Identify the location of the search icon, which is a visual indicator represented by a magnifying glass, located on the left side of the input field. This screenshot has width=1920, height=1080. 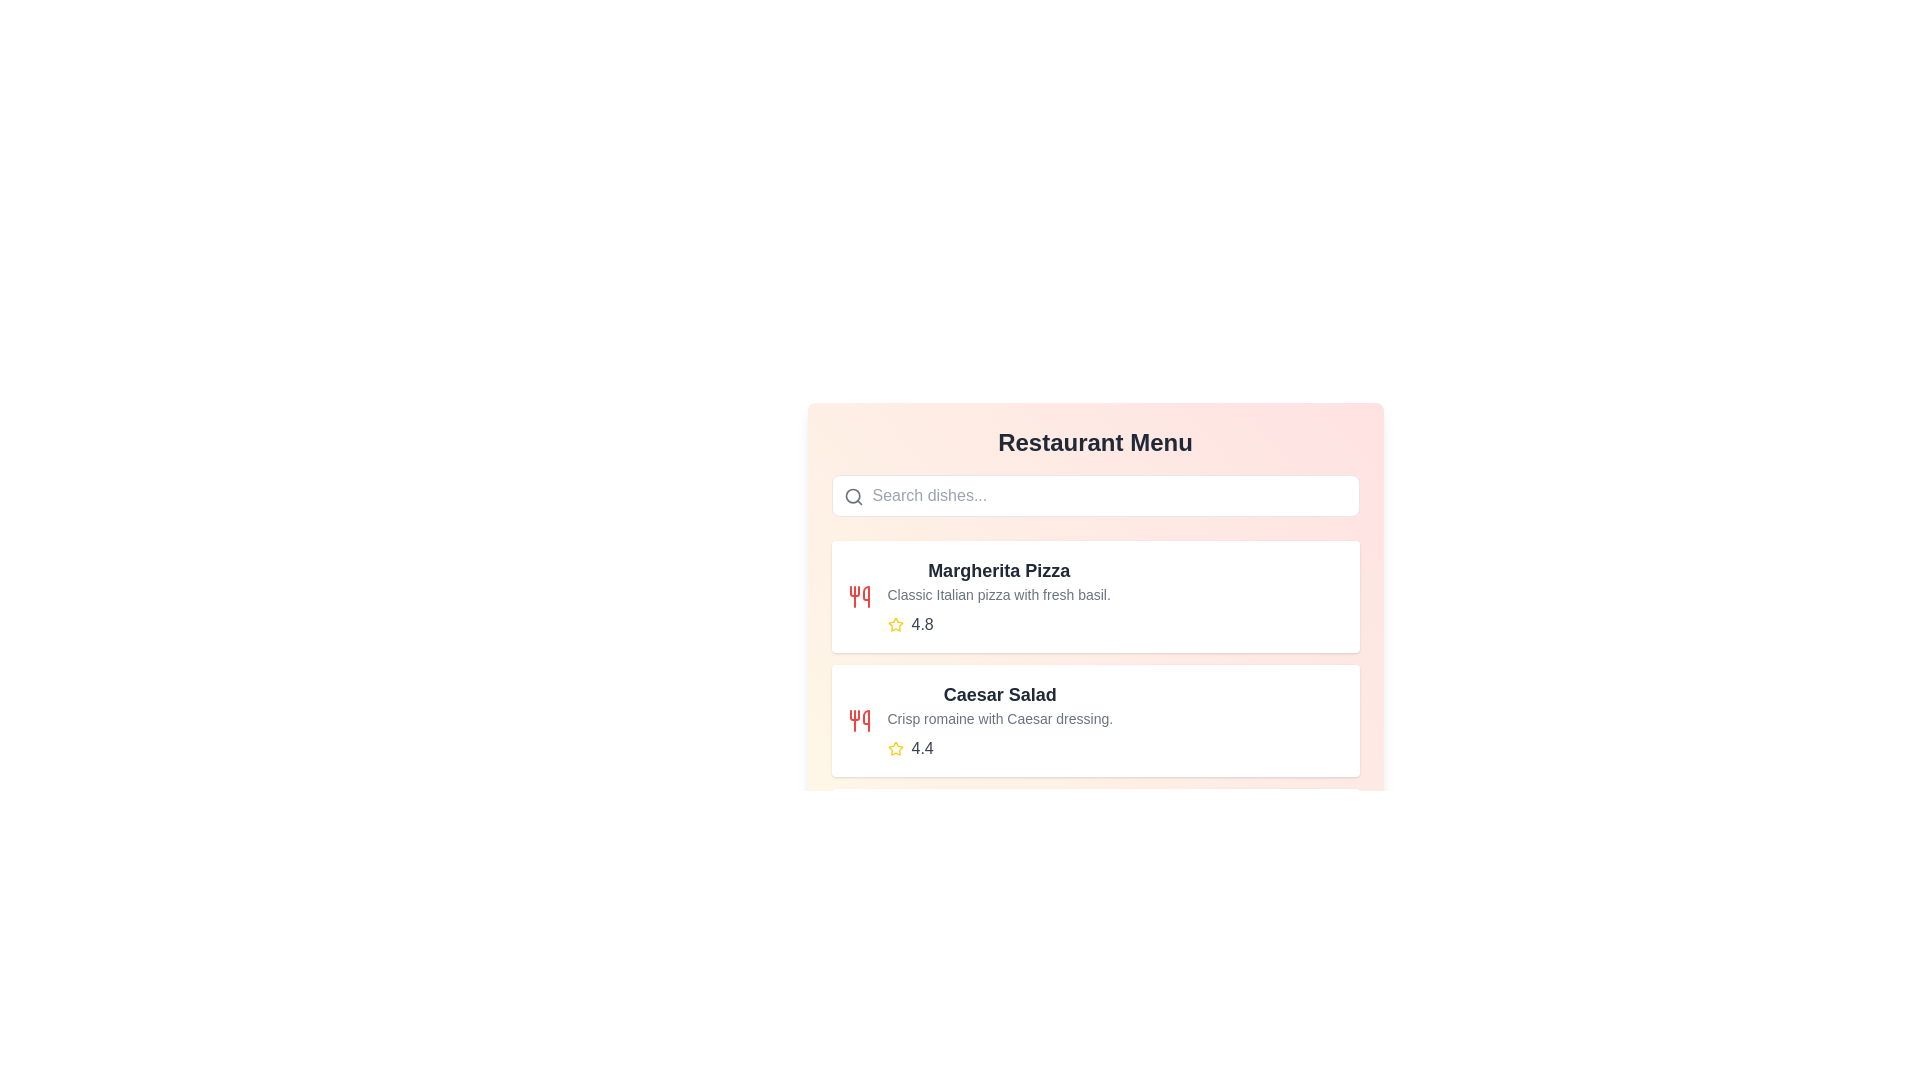
(853, 496).